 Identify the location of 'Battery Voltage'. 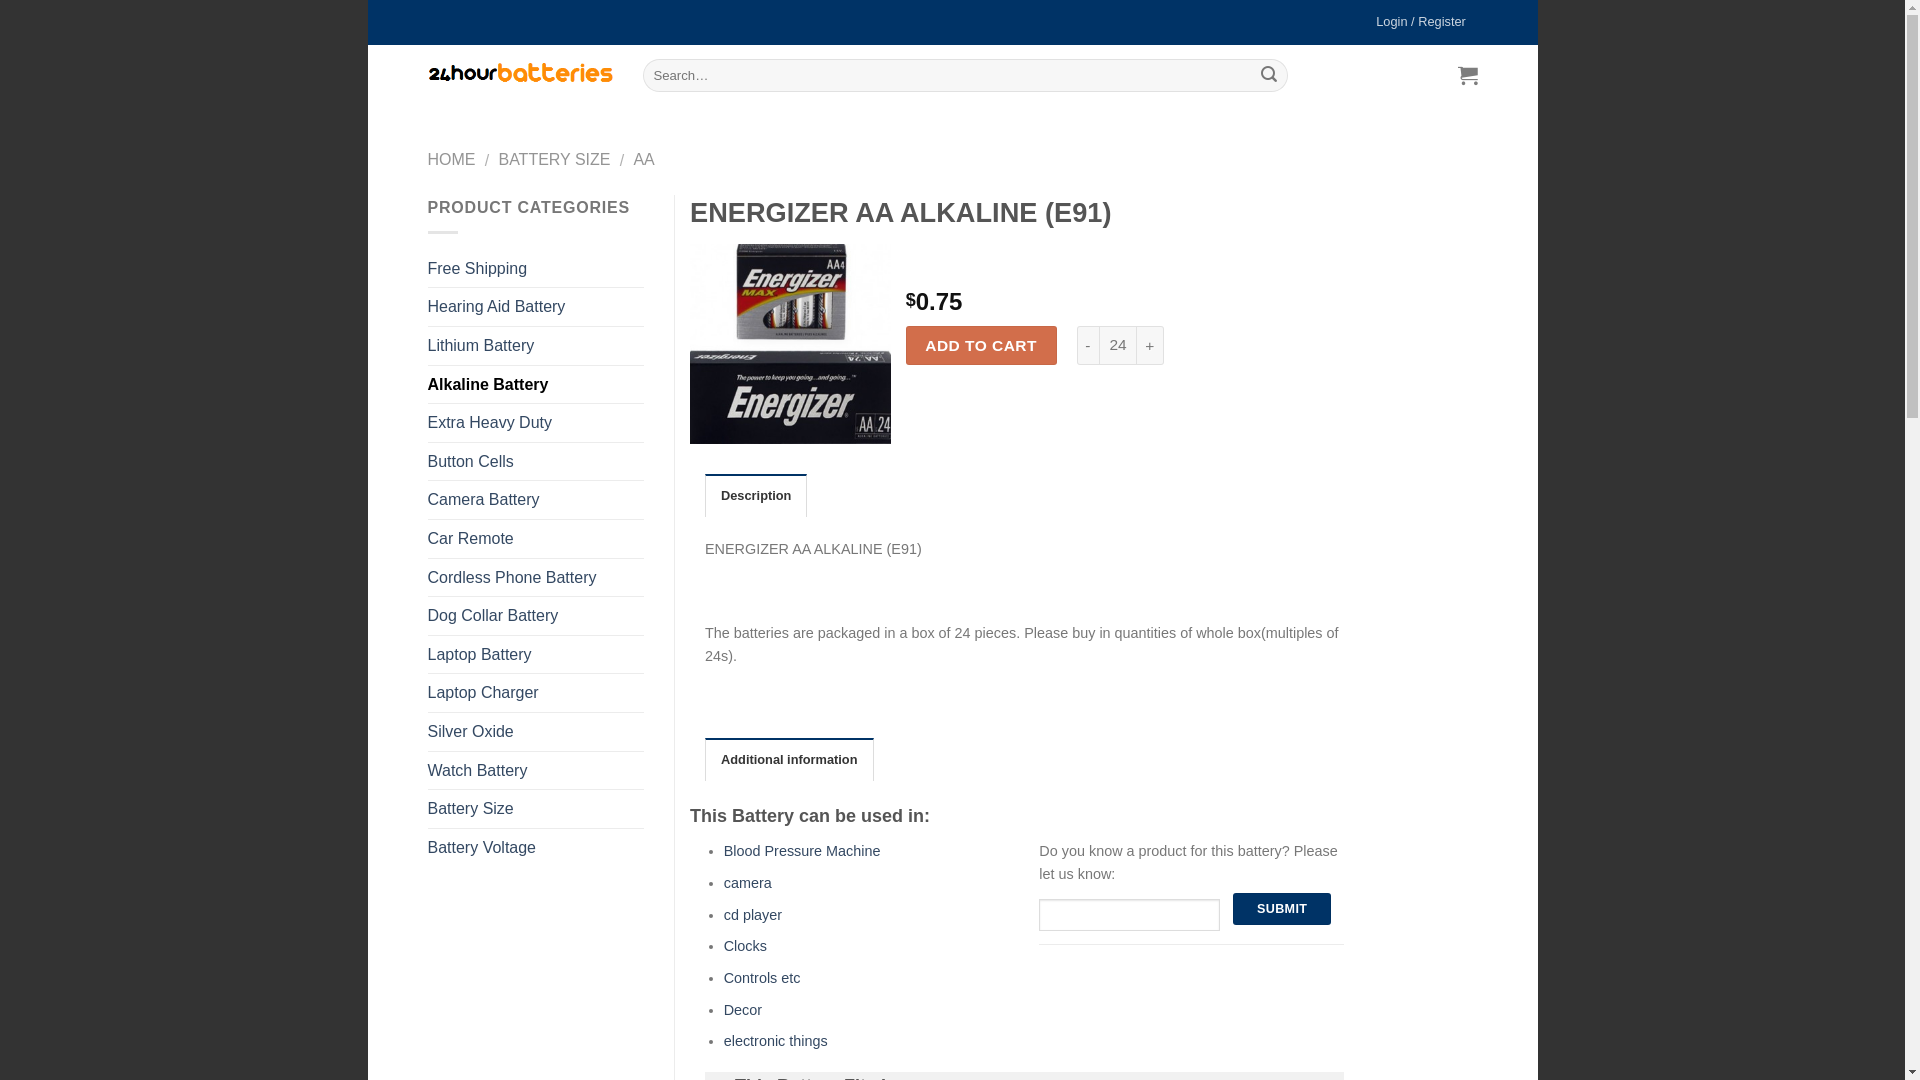
(536, 848).